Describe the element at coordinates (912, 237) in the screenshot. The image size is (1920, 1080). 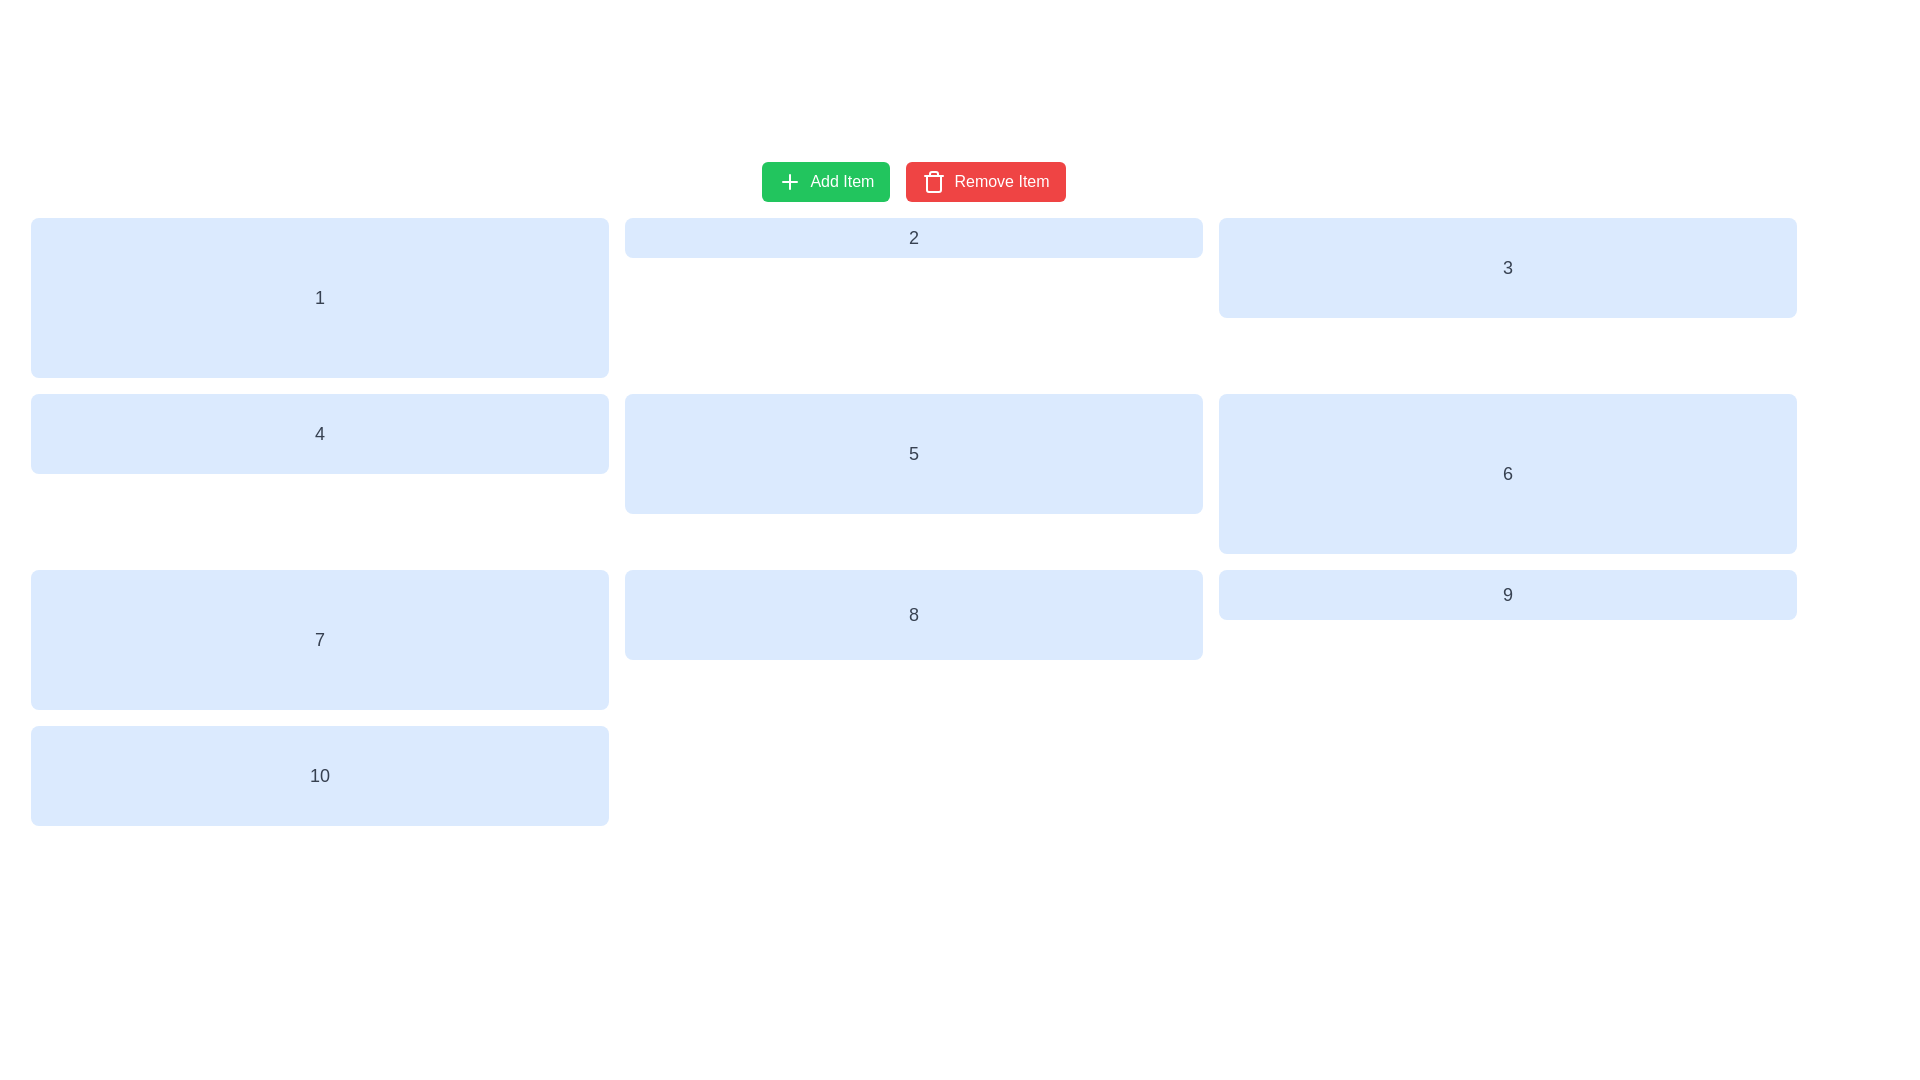
I see `the light blue rectangular label containing the numeral '2' in dark gray text, which is the second element in a grid layout` at that location.